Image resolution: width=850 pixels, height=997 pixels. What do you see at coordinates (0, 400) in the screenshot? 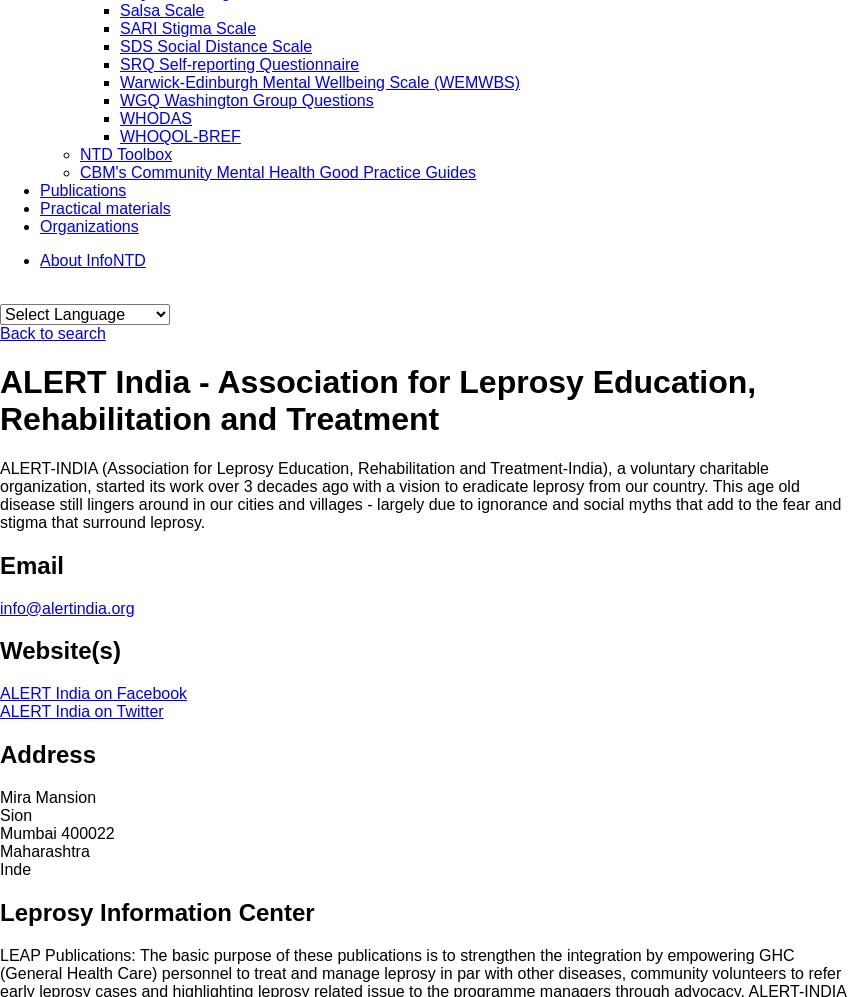
I see `'ALERT India - Association for Leprosy Education, Rehabilitation and Treatment'` at bounding box center [0, 400].